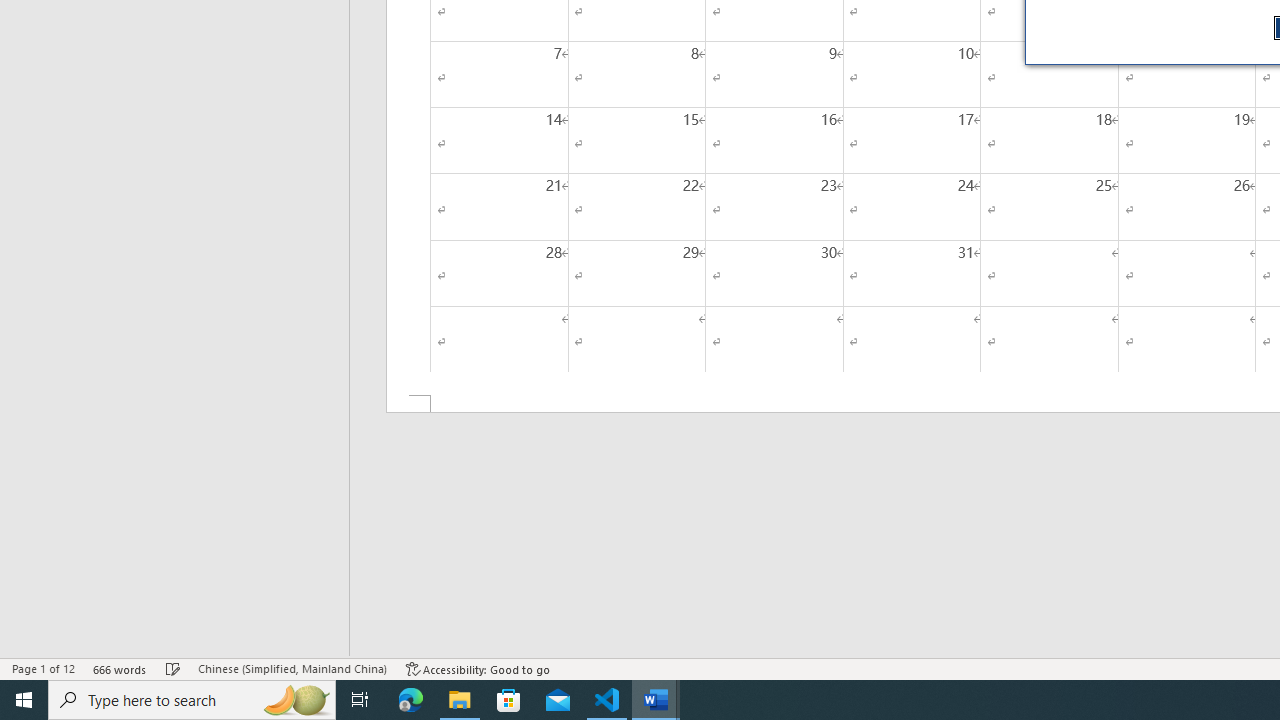 This screenshot has width=1280, height=720. What do you see at coordinates (119, 669) in the screenshot?
I see `'Word Count 666 words'` at bounding box center [119, 669].